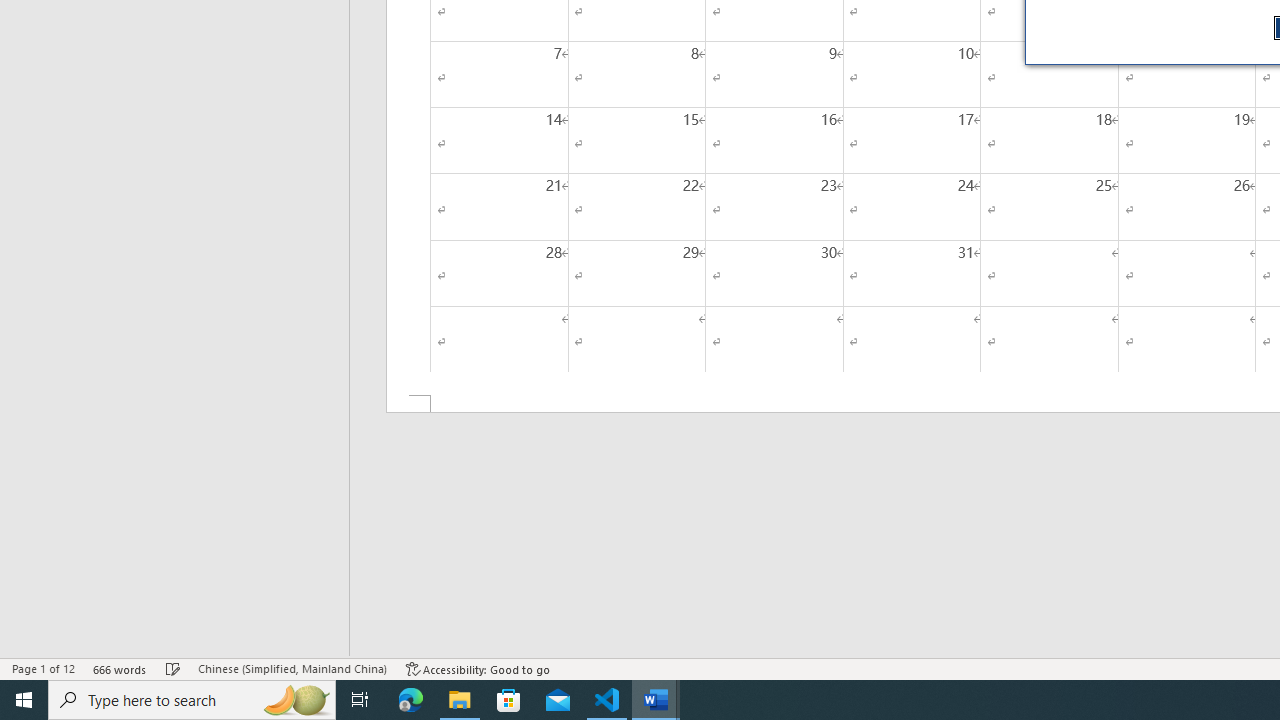 This screenshot has width=1280, height=720. What do you see at coordinates (119, 669) in the screenshot?
I see `'Word Count 666 words'` at bounding box center [119, 669].